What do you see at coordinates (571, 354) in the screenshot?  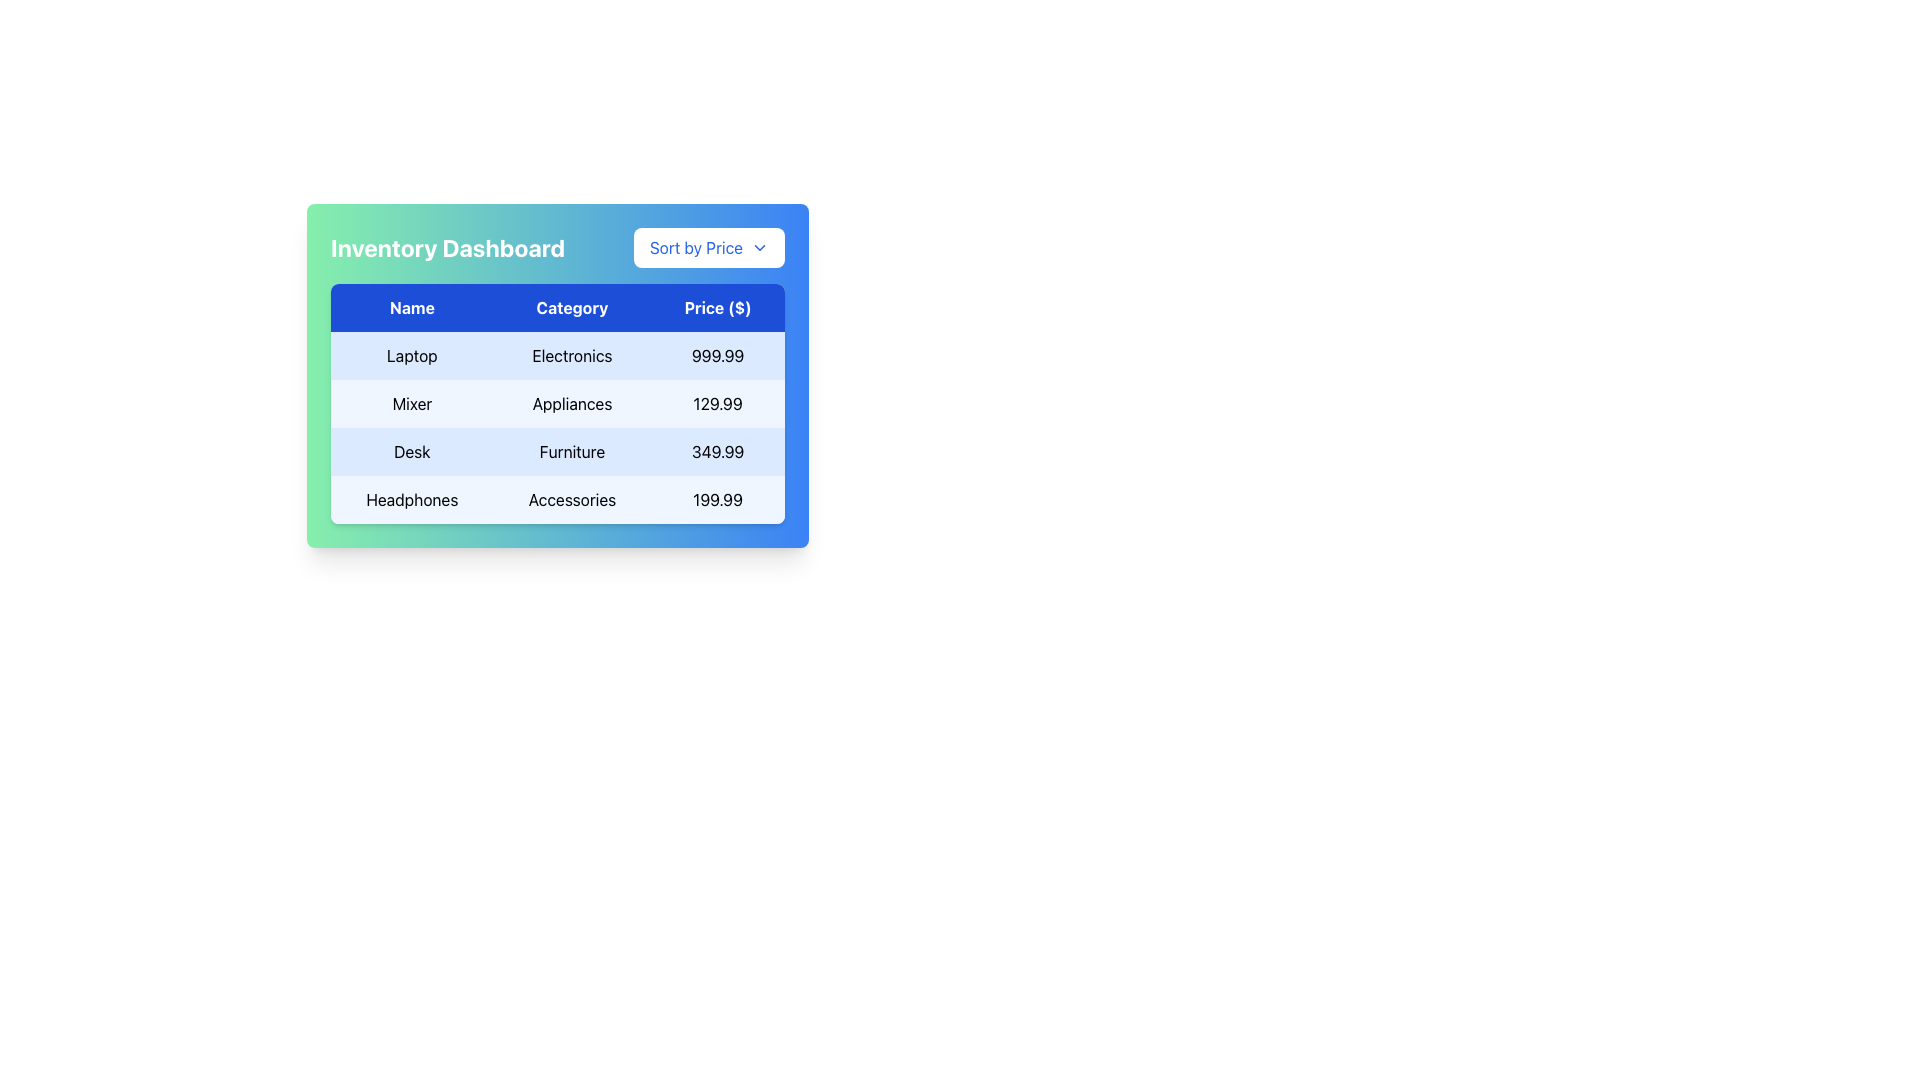 I see `the text element displaying 'Electronics', styled with a tabular font in black on a light blue background, located in the second column of the first row under the 'Name' header` at bounding box center [571, 354].